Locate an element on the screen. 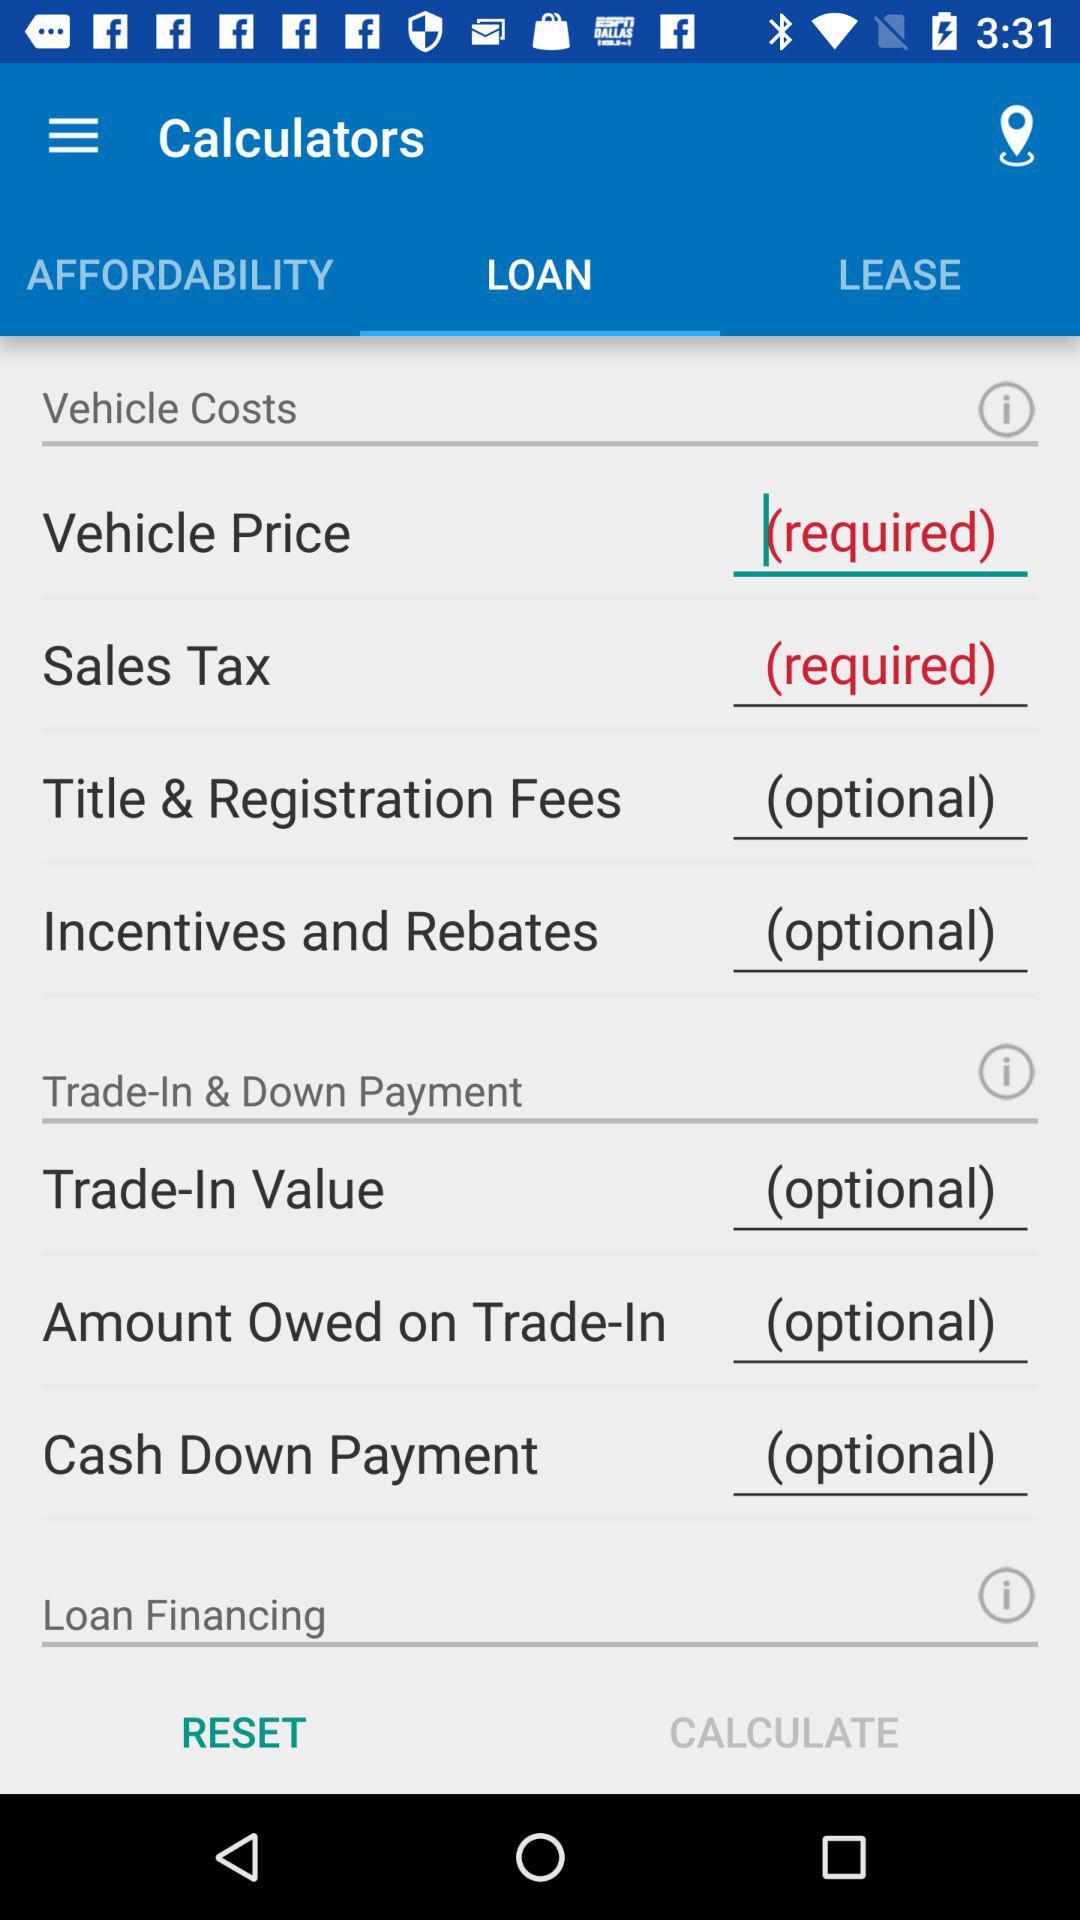  price is located at coordinates (879, 531).